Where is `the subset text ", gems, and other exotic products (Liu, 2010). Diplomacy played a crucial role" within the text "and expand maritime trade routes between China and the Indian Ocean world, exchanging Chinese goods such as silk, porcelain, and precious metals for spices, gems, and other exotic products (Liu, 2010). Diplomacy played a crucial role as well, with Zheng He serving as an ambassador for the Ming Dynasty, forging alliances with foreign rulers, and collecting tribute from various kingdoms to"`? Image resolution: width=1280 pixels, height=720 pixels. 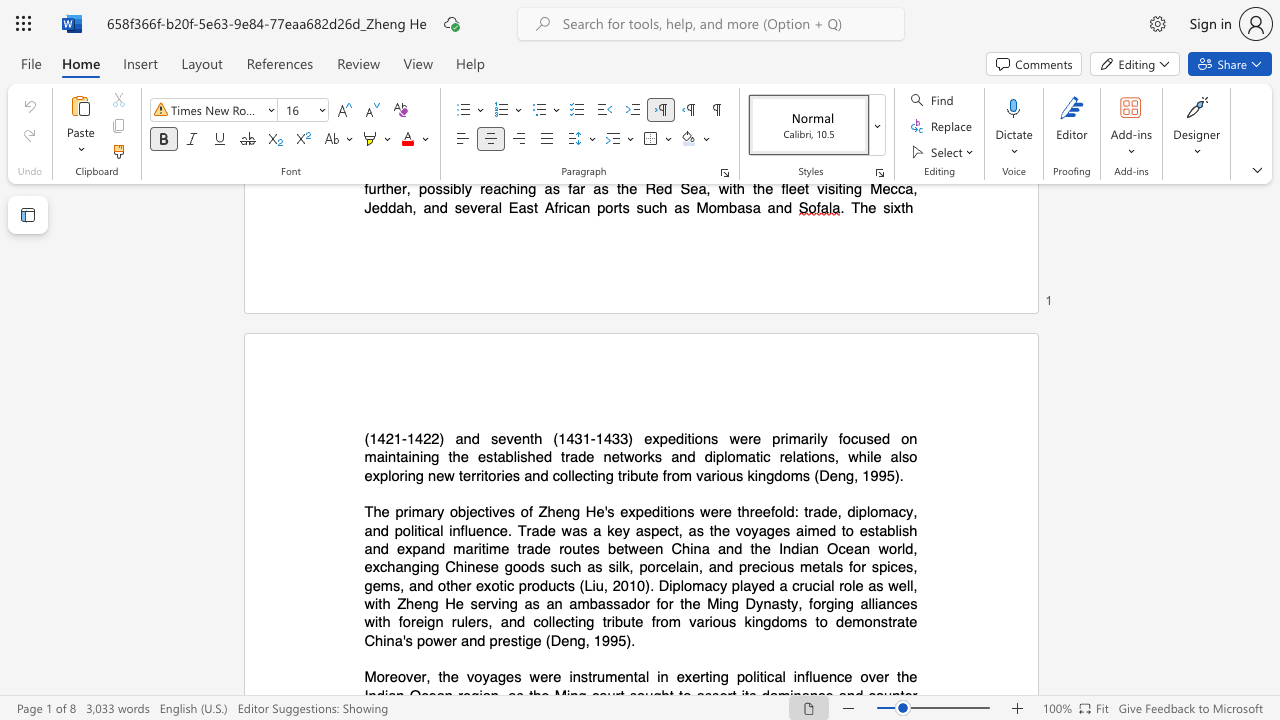 the subset text ", gems, and other exotic products (Liu, 2010). Diplomacy played a crucial role" within the text "and expand maritime trade routes between China and the Indian Ocean world, exchanging Chinese goods such as silk, porcelain, and precious metals for spices, gems, and other exotic products (Liu, 2010). Diplomacy played a crucial role as well, with Zheng He serving as an ambassador for the Ming Dynasty, forging alliances with foreign rulers, and collecting tribute from various kingdoms to" is located at coordinates (912, 567).